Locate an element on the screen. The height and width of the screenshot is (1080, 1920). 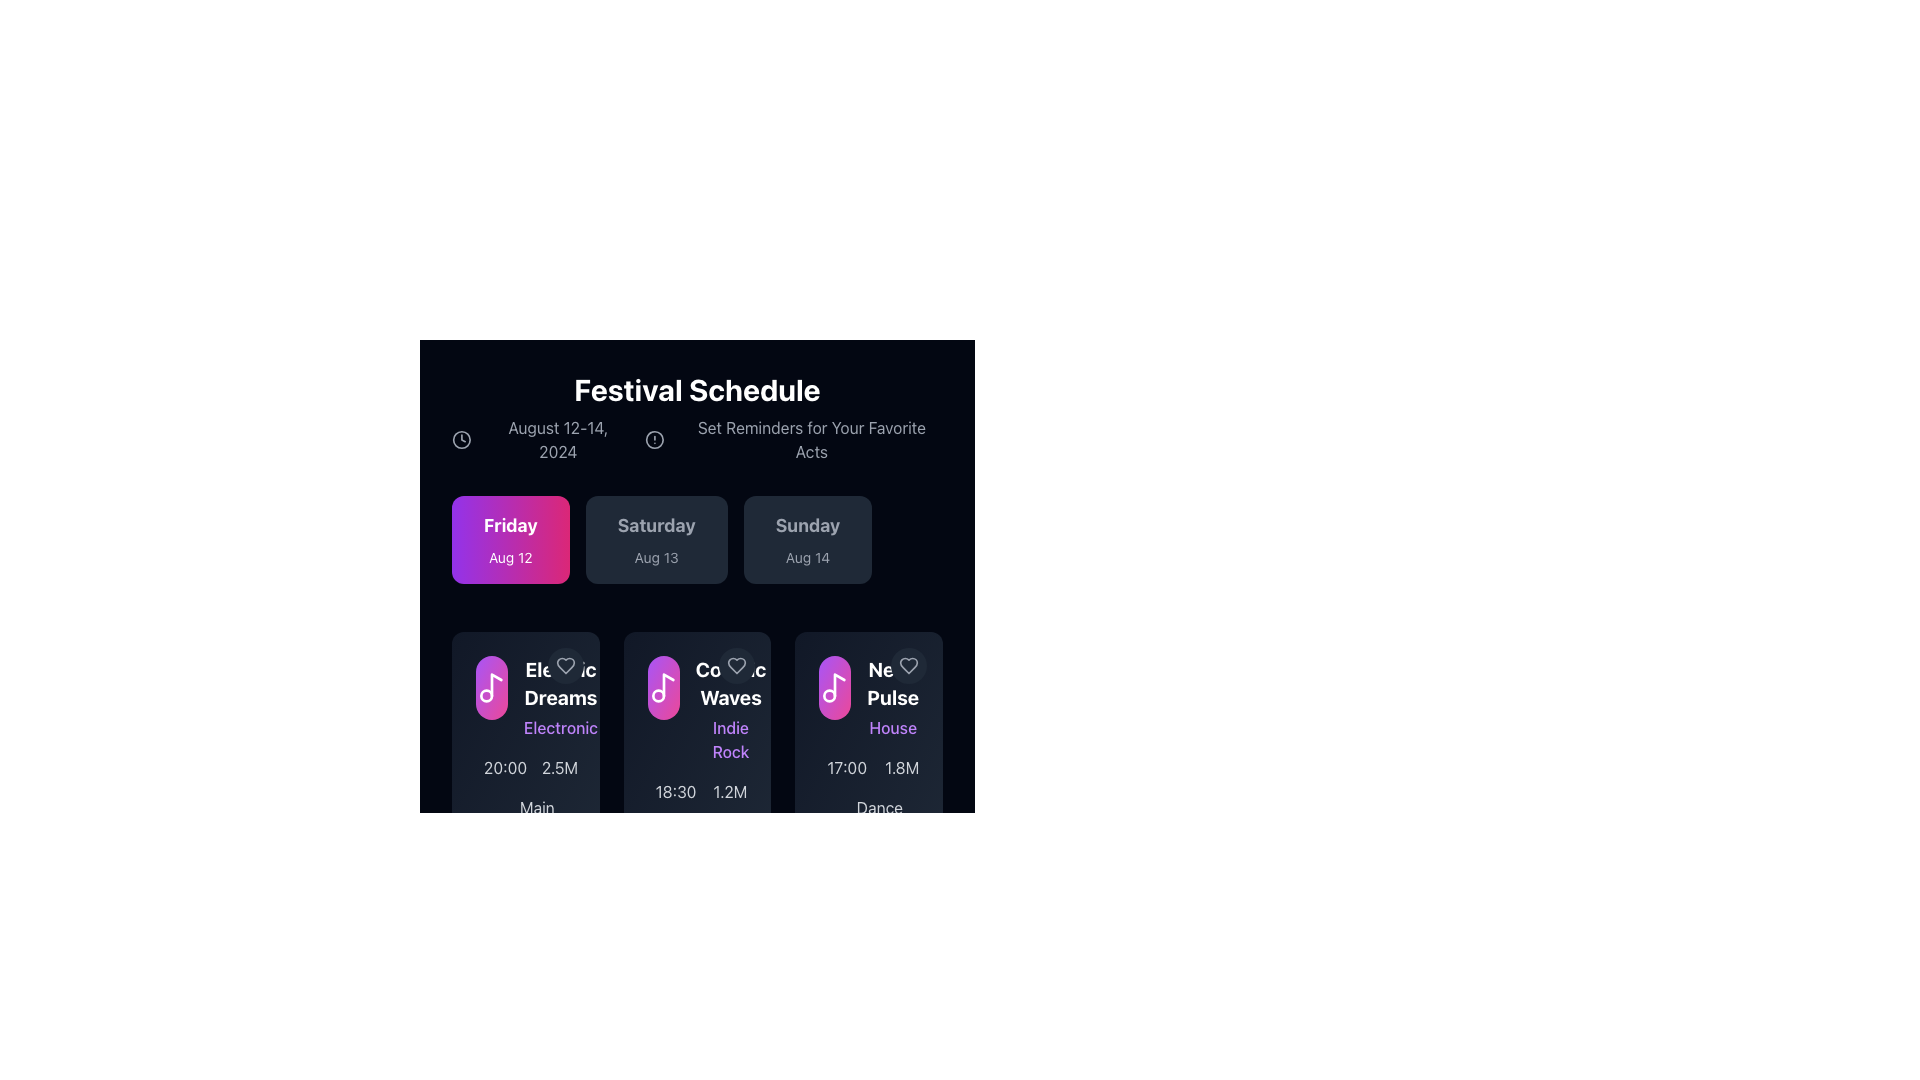
the static text label that describes the genre of the event associated with the 'Neon Pulse' card, which displays the text 'House' located below the title in the third column under the 'Friday' section is located at coordinates (892, 728).